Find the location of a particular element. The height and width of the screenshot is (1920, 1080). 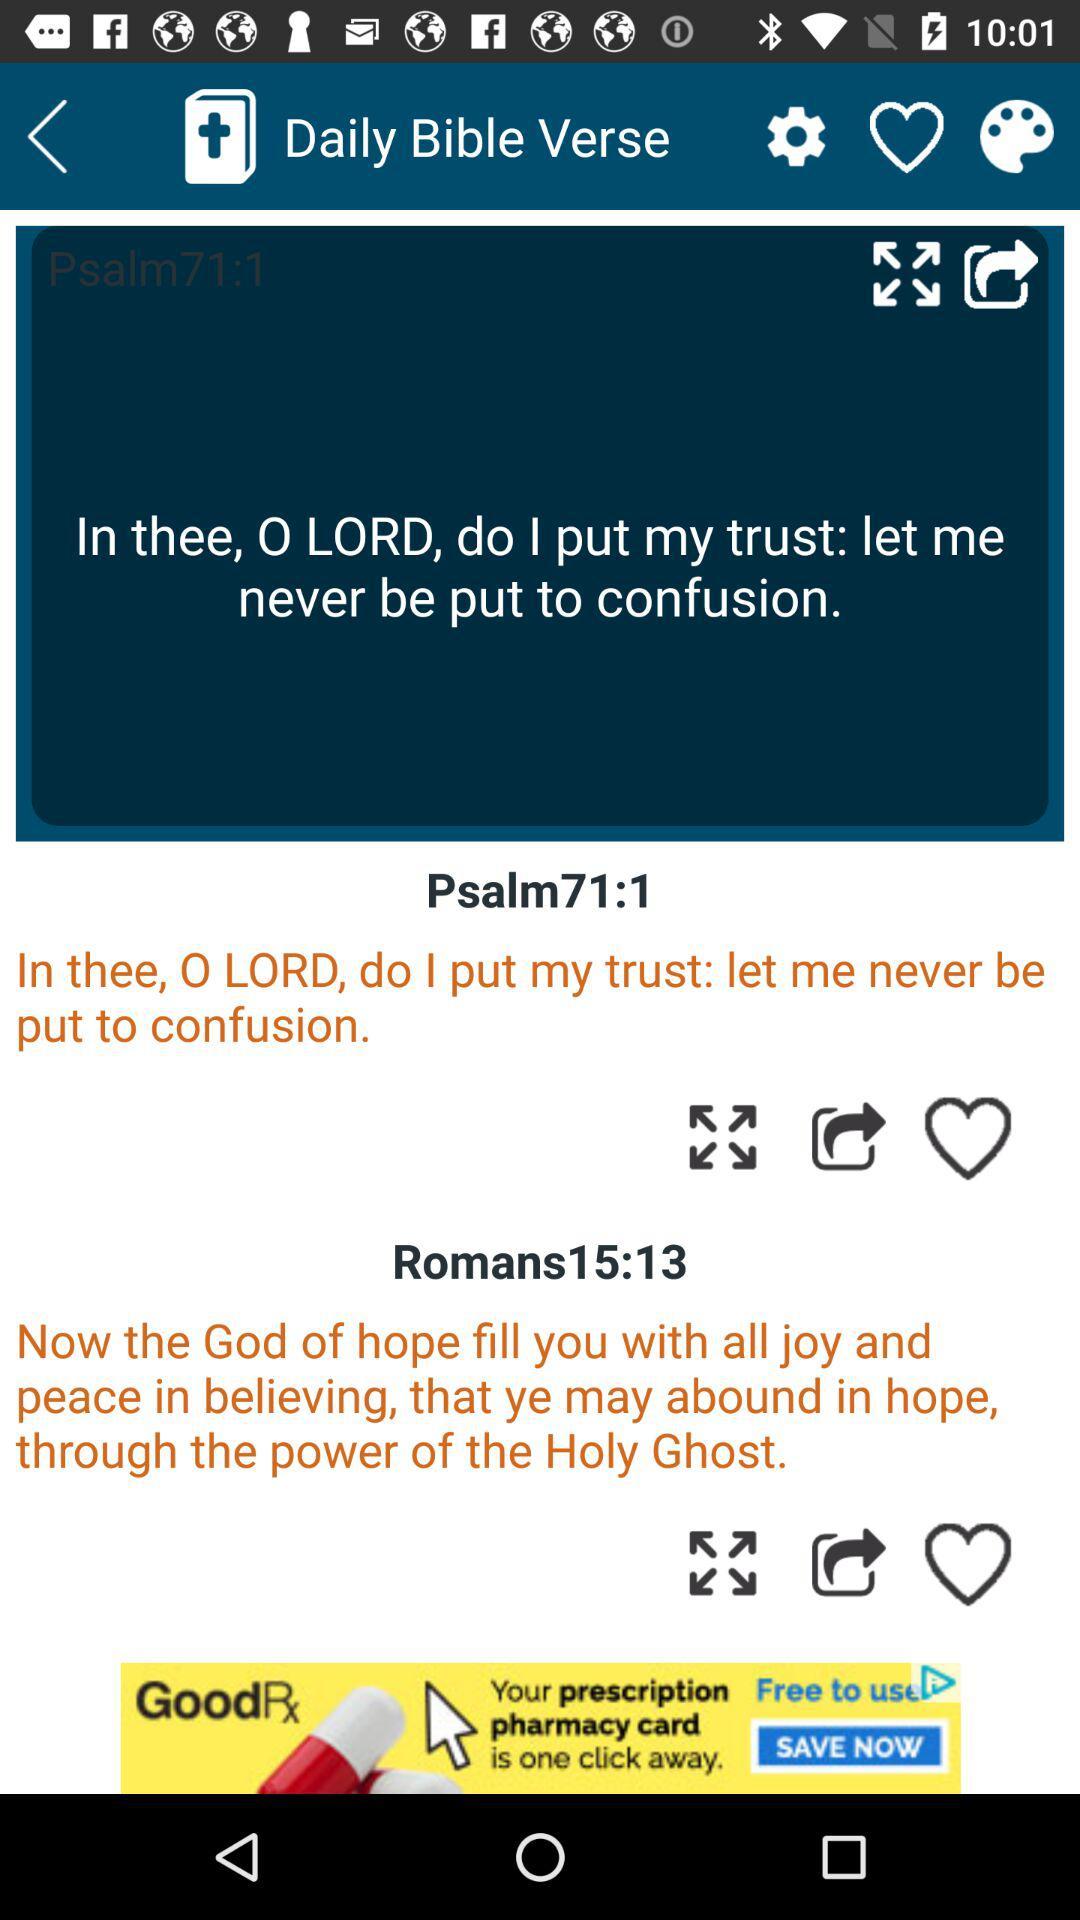

to favorites is located at coordinates (968, 1136).